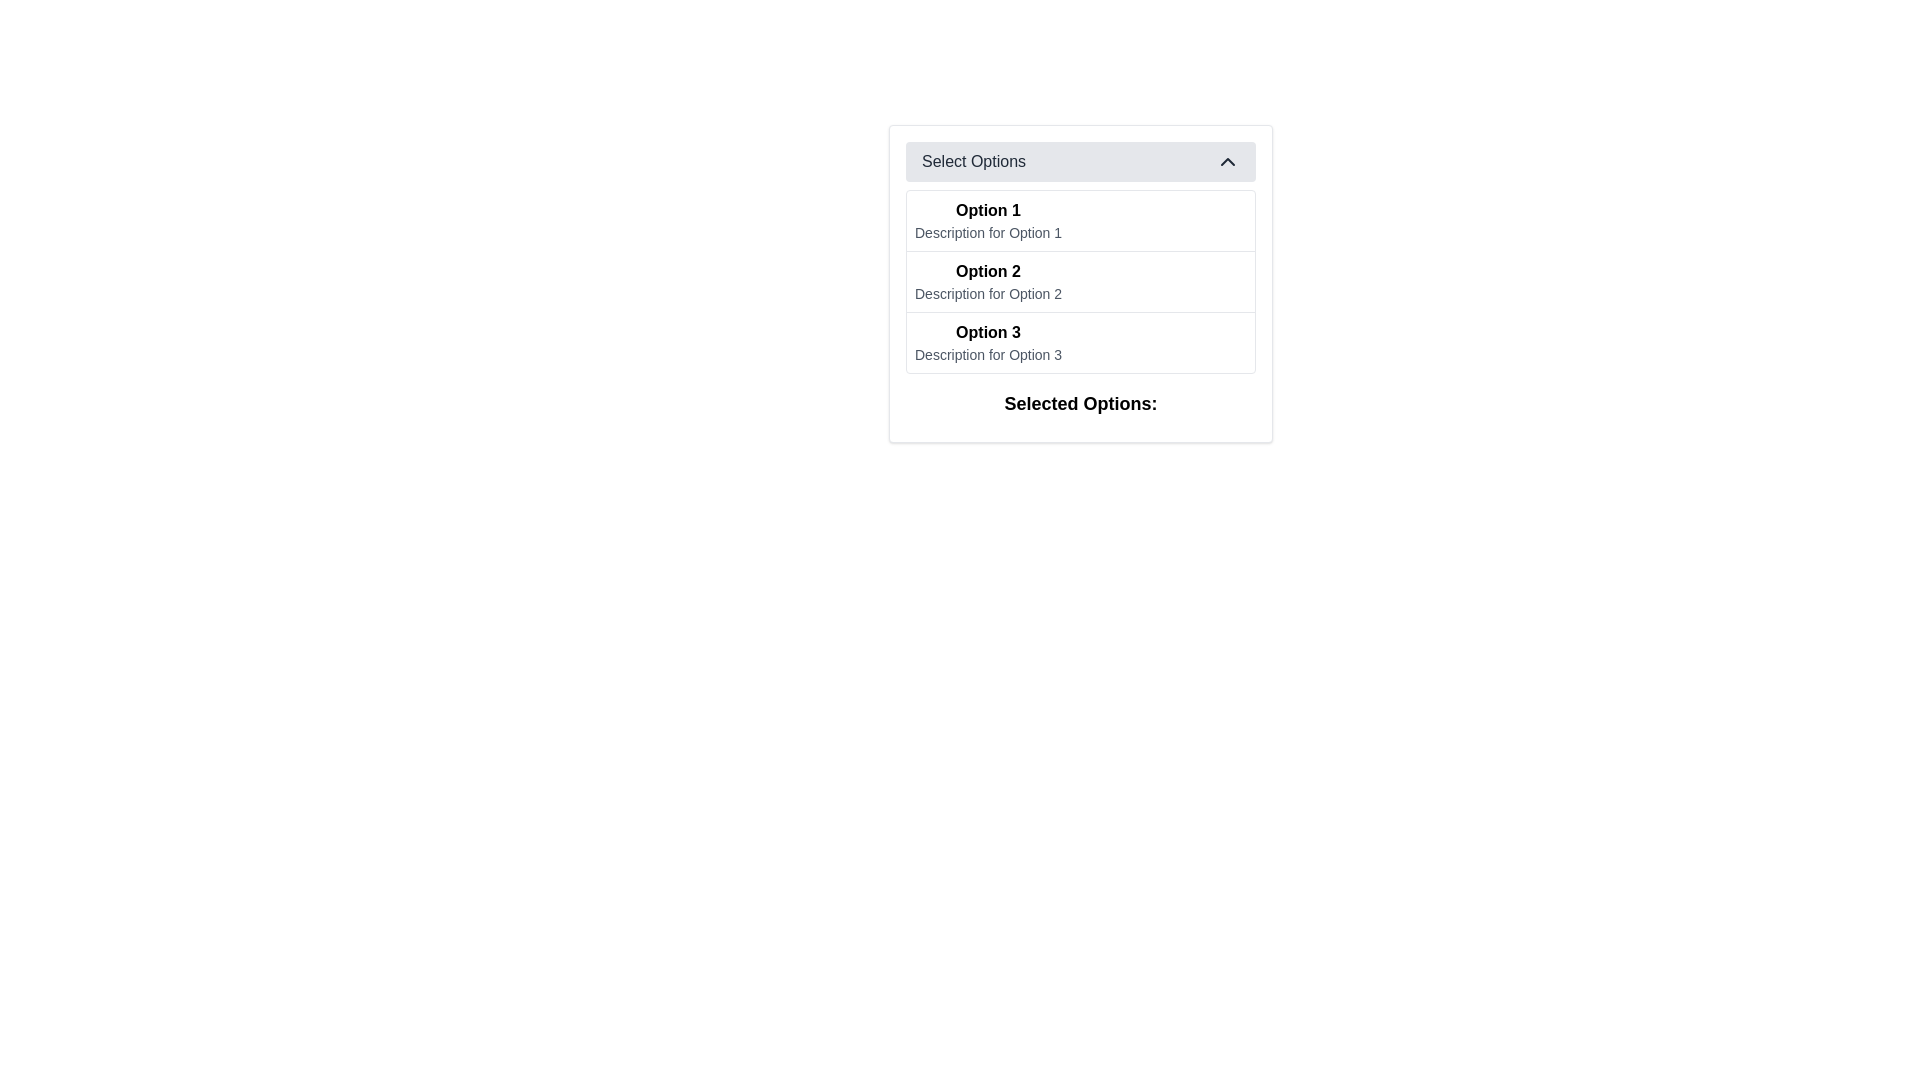 The width and height of the screenshot is (1920, 1080). Describe the element at coordinates (988, 342) in the screenshot. I see `description of the third option in the dropdown list, which is located between 'Option 2' and a blank area` at that location.